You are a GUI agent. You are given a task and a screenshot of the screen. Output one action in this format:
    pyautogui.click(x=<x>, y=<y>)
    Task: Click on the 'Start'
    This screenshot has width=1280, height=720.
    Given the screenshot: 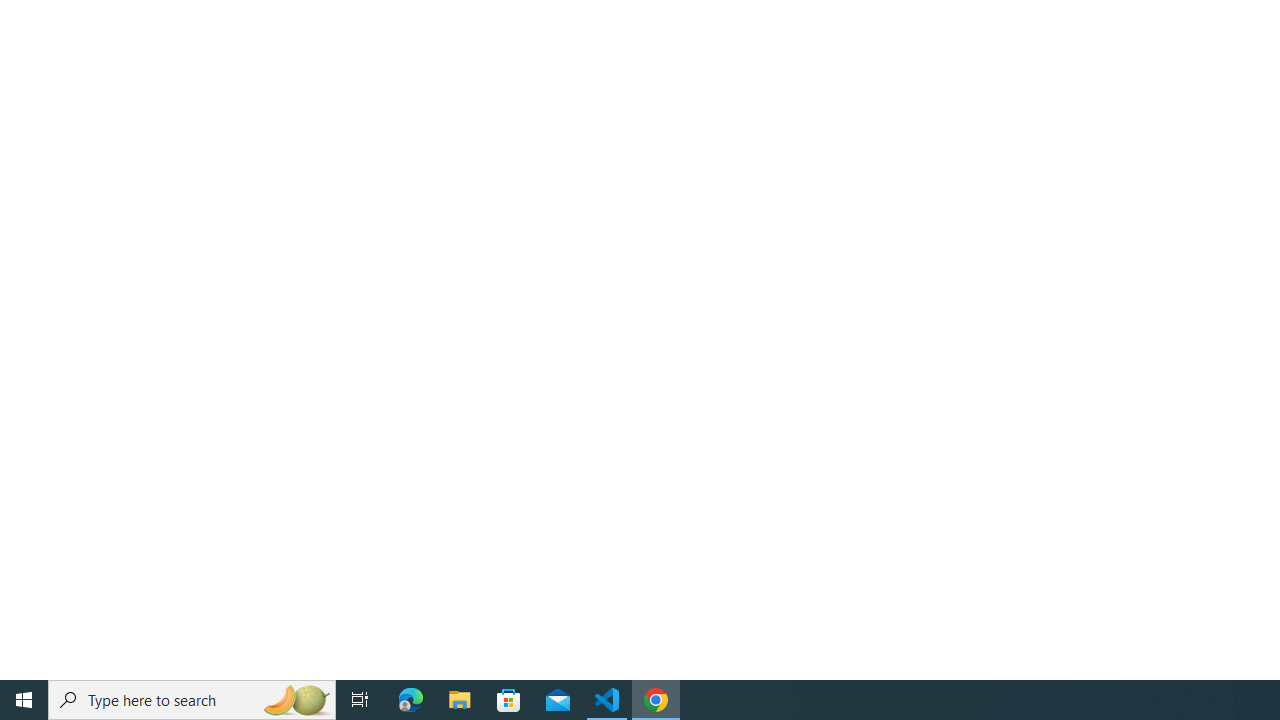 What is the action you would take?
    pyautogui.click(x=24, y=698)
    